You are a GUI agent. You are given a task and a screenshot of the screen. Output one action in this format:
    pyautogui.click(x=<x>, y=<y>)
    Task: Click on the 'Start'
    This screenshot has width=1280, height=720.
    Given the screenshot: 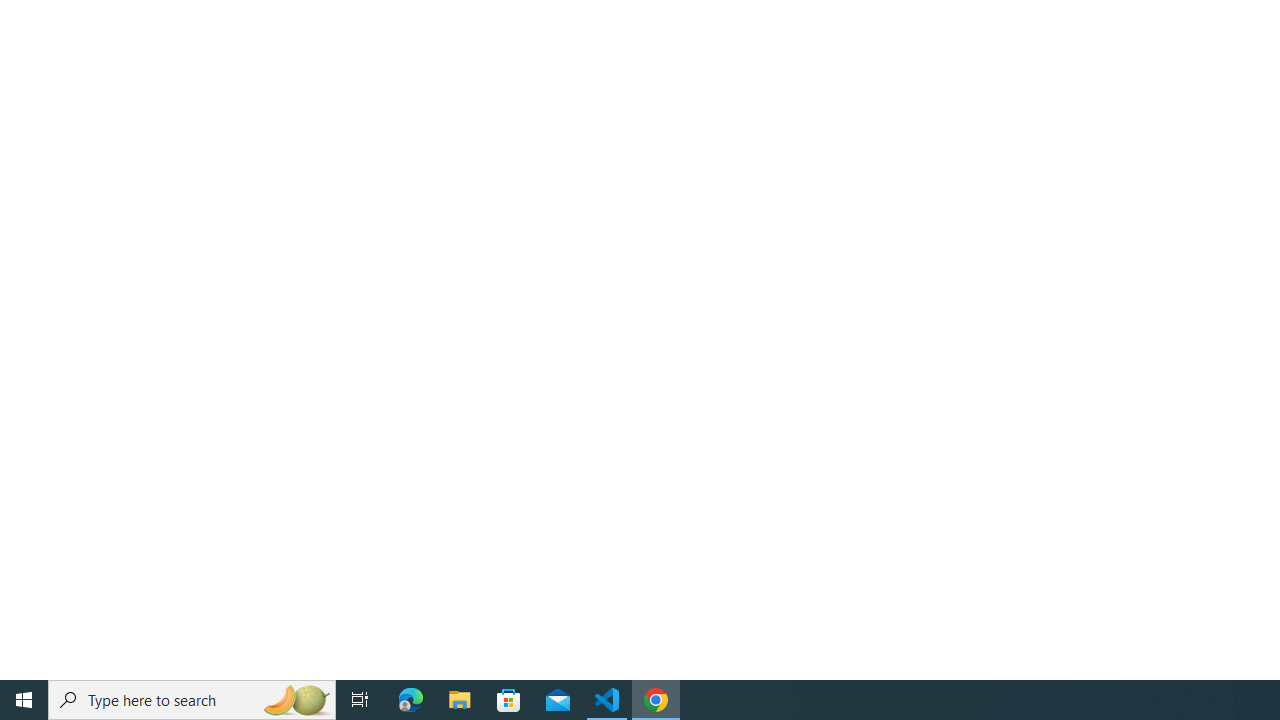 What is the action you would take?
    pyautogui.click(x=24, y=698)
    